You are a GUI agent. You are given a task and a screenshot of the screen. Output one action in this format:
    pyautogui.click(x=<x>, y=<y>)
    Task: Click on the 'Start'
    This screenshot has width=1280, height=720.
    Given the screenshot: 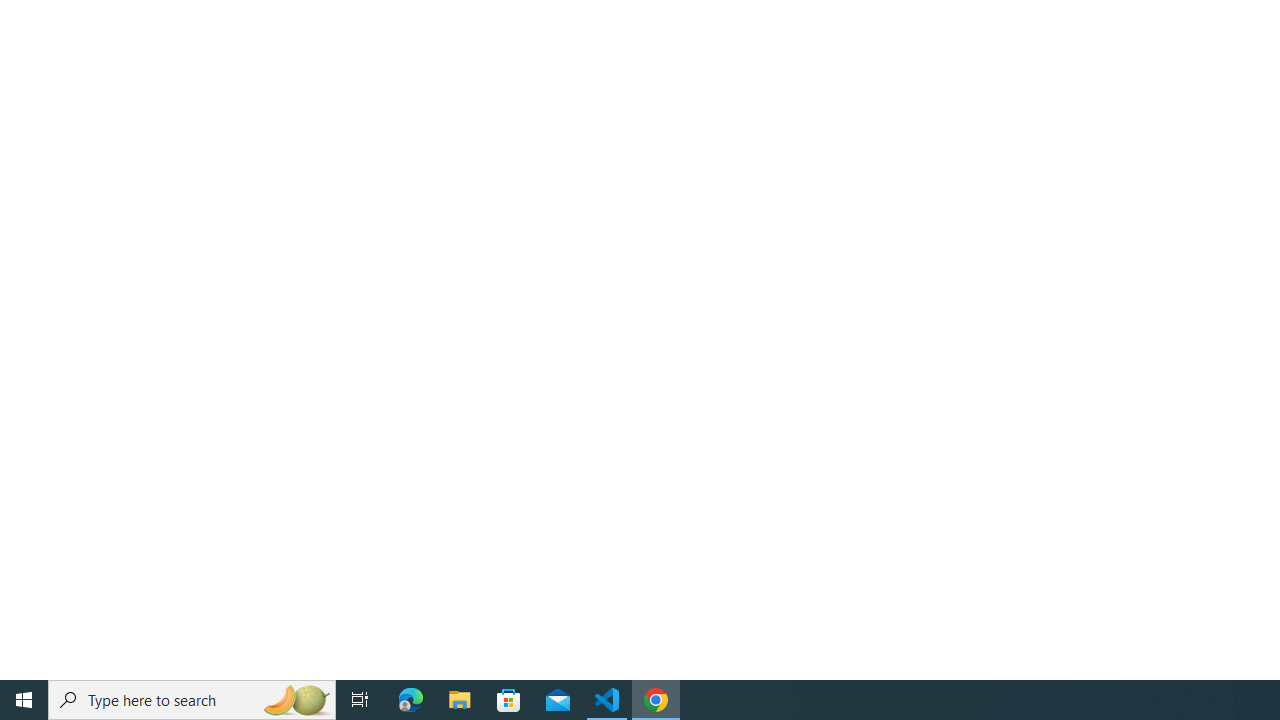 What is the action you would take?
    pyautogui.click(x=24, y=698)
    